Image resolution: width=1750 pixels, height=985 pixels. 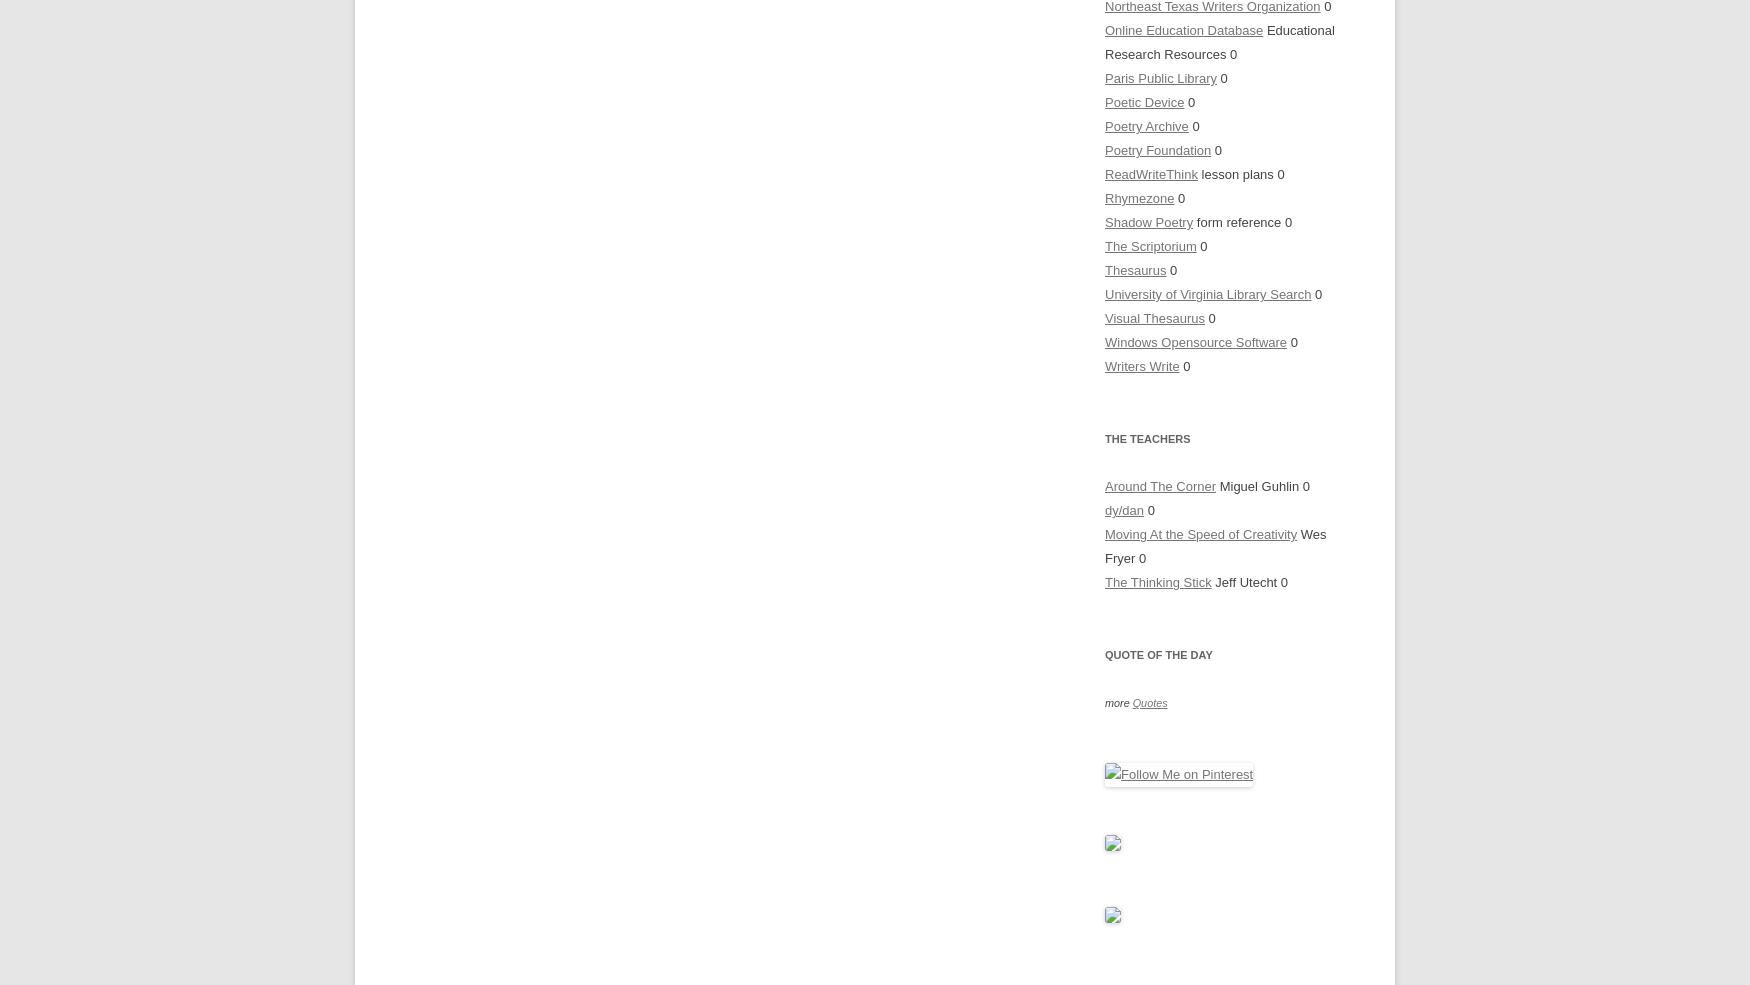 I want to click on 'Moving At the Speed of Creativity', so click(x=1104, y=534).